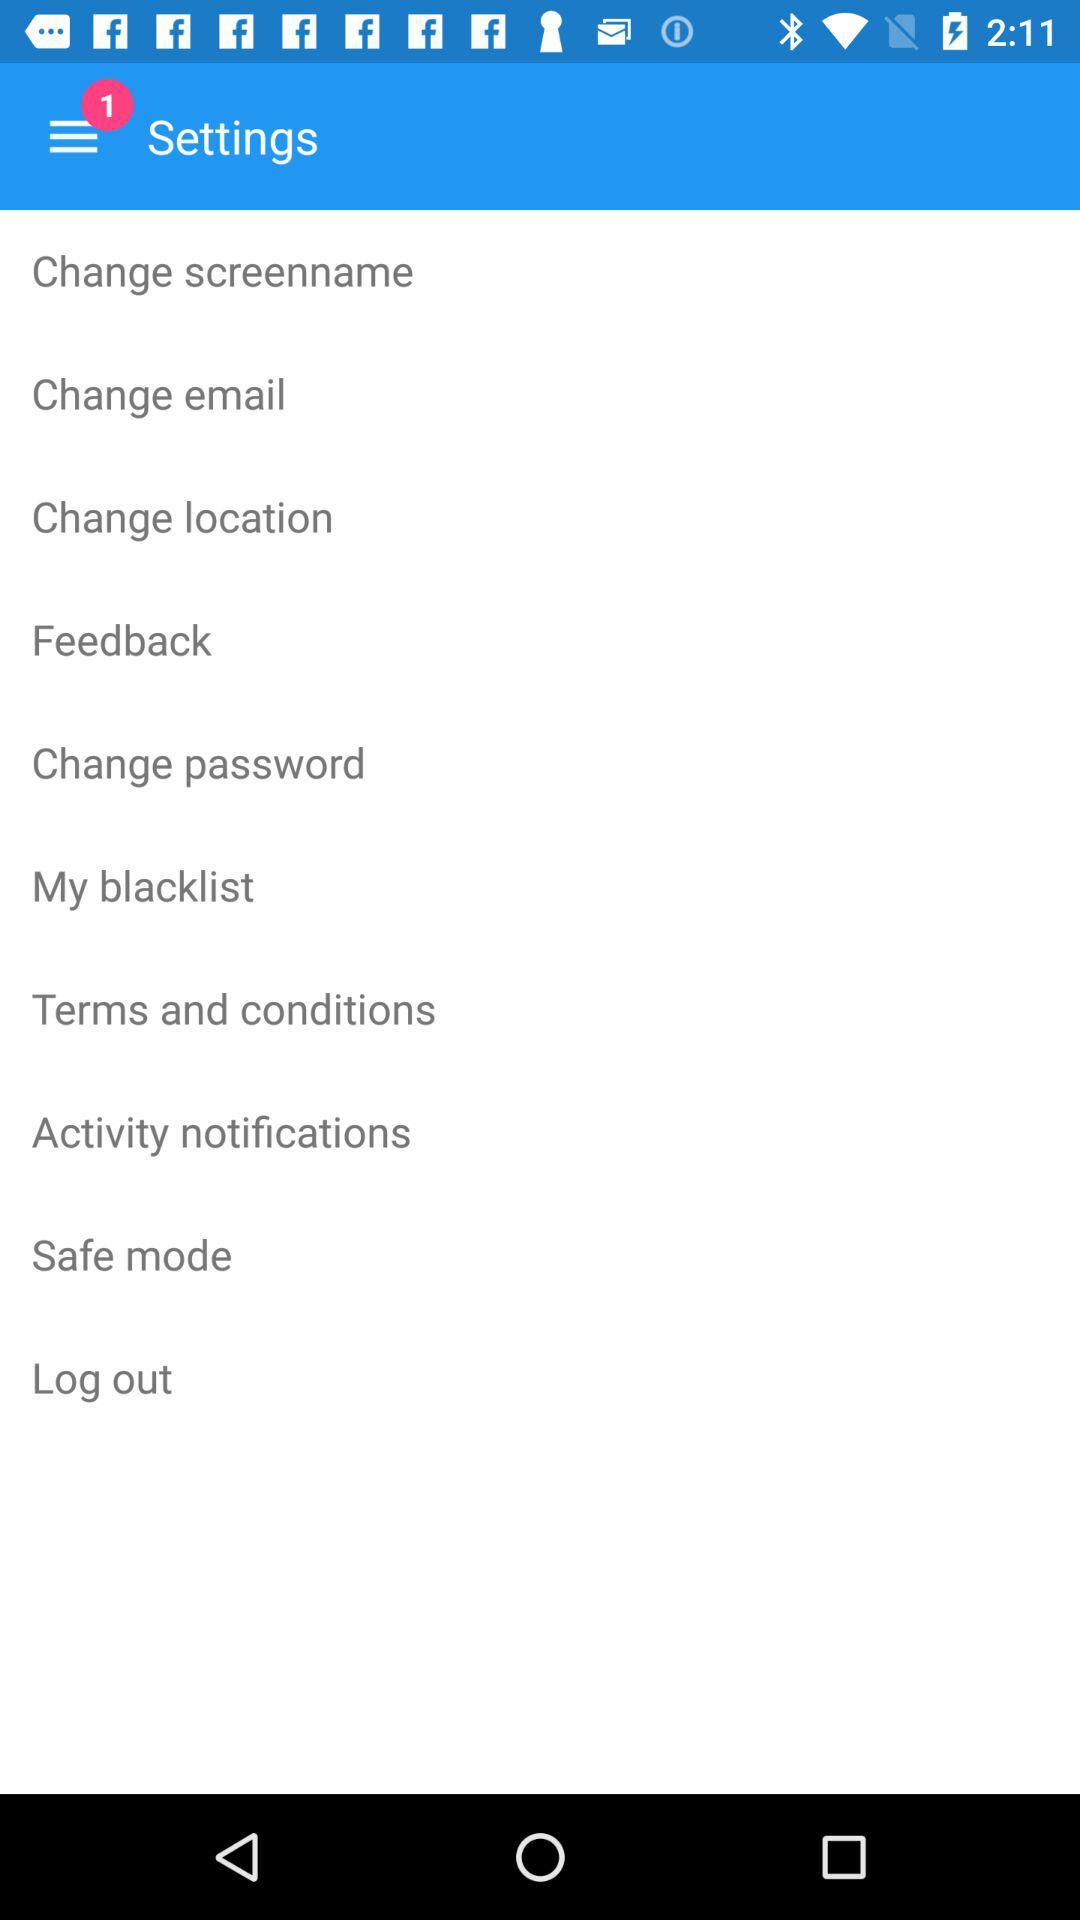 This screenshot has height=1920, width=1080. I want to click on the item above the change email icon, so click(540, 268).